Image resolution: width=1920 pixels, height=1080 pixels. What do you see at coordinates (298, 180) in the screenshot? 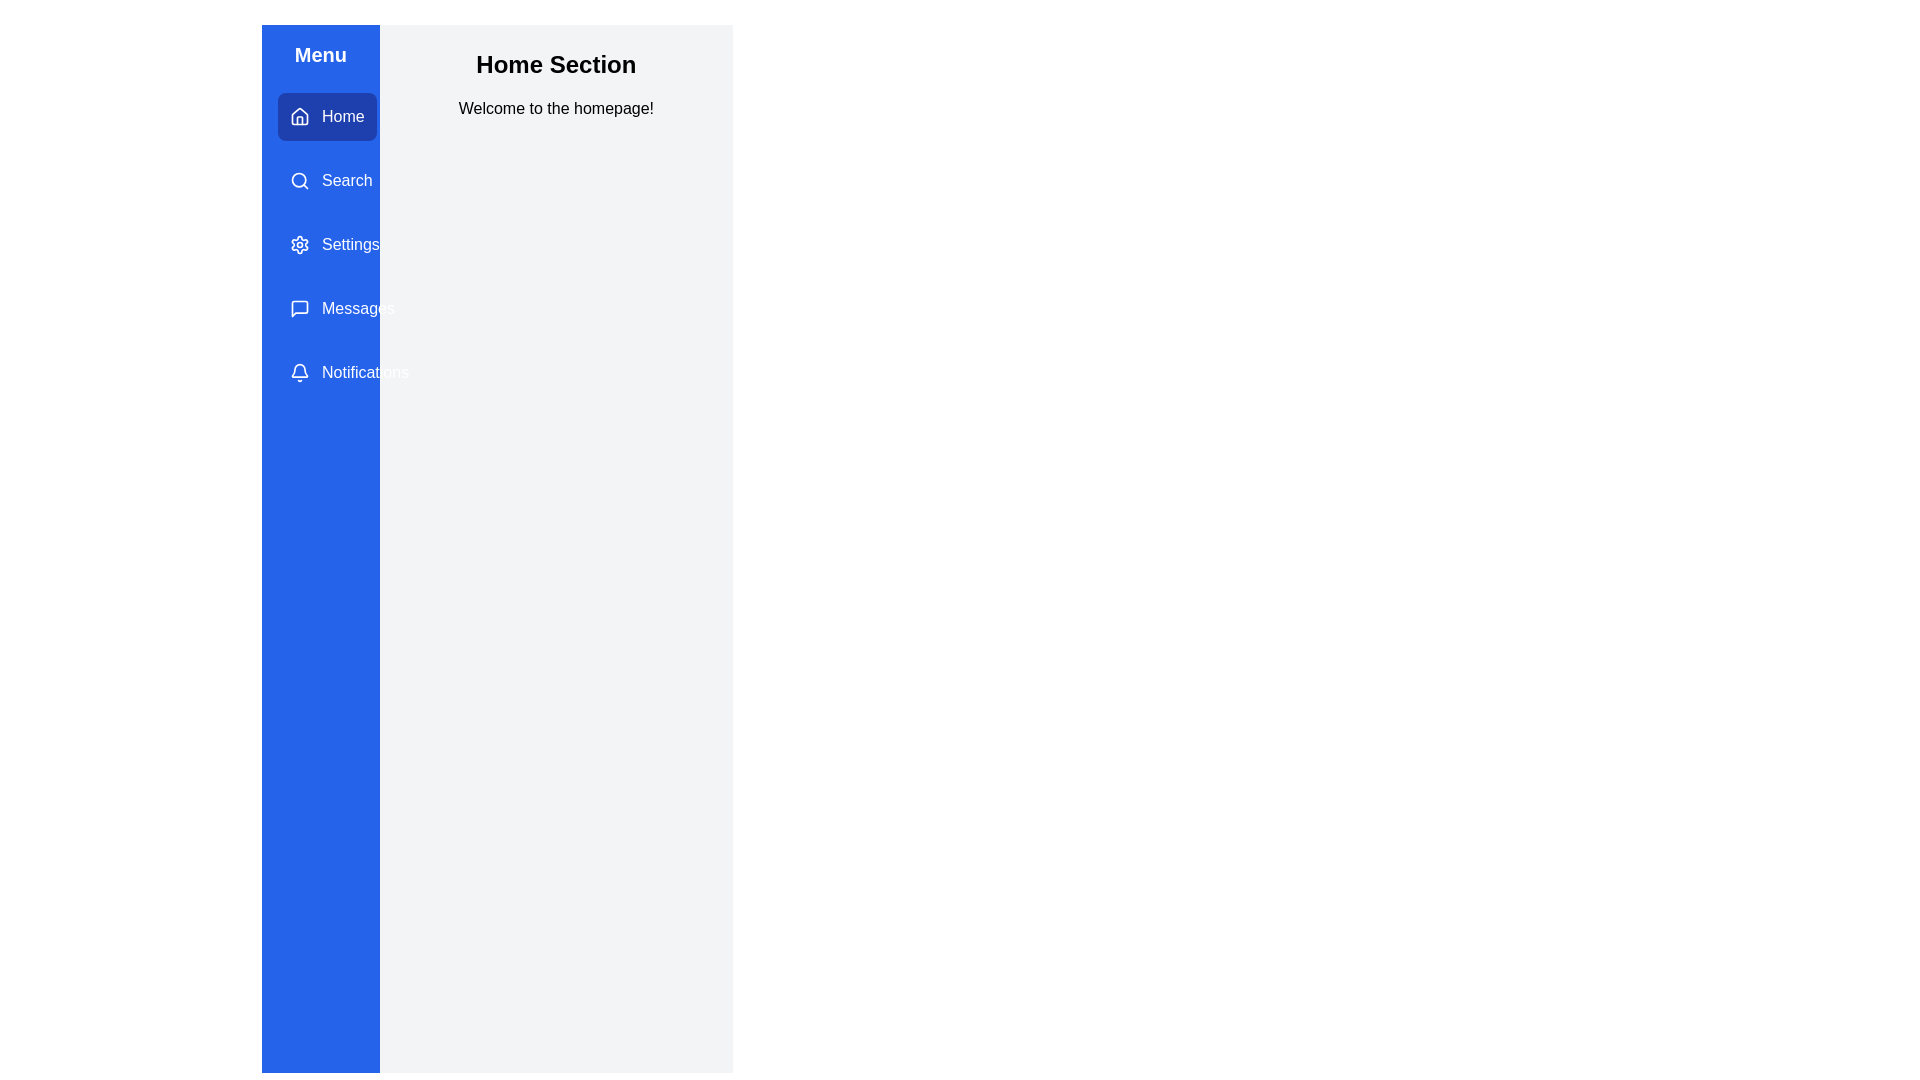
I see `the decorative SVG circle that is part of the magnifying glass icon adjacent to the 'Search' label in the navigation menu, located on the left side of the layout, second from the top` at bounding box center [298, 180].